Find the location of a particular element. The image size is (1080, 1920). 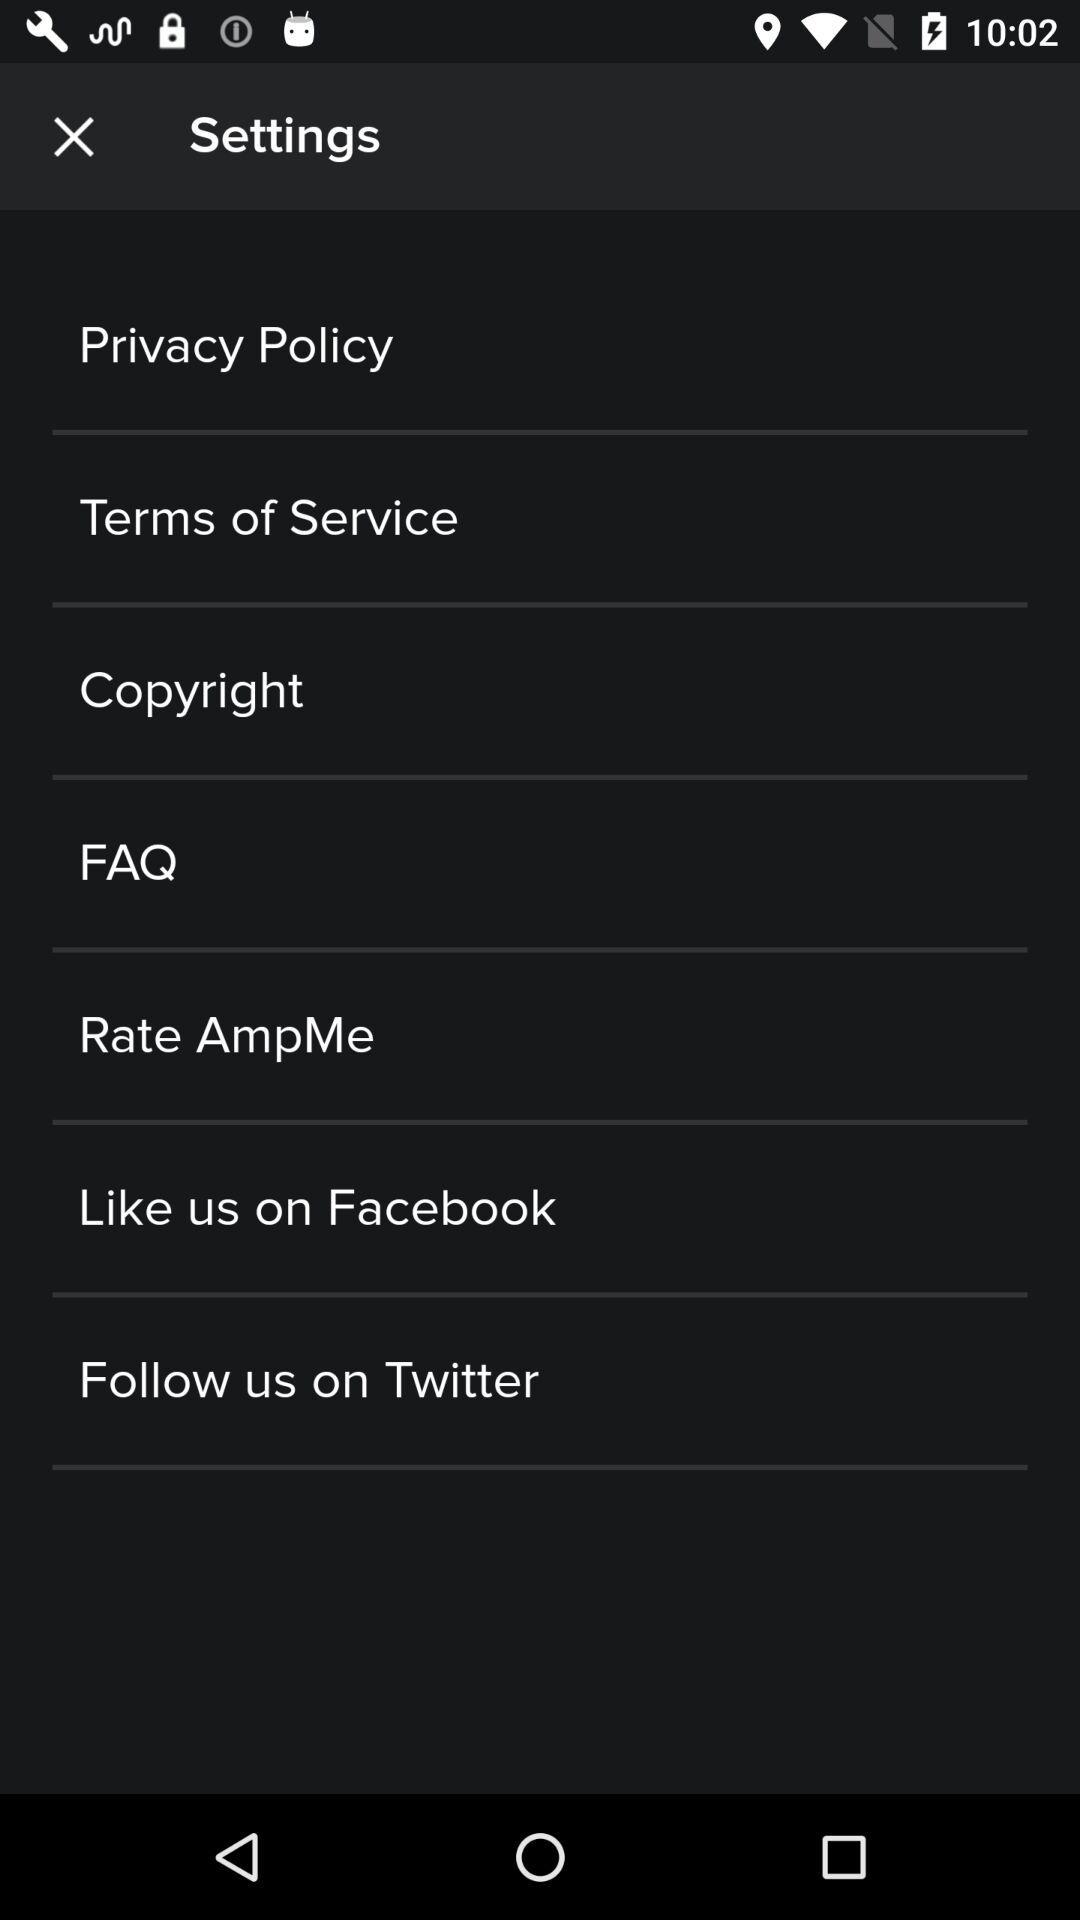

rate ampme item is located at coordinates (540, 1036).